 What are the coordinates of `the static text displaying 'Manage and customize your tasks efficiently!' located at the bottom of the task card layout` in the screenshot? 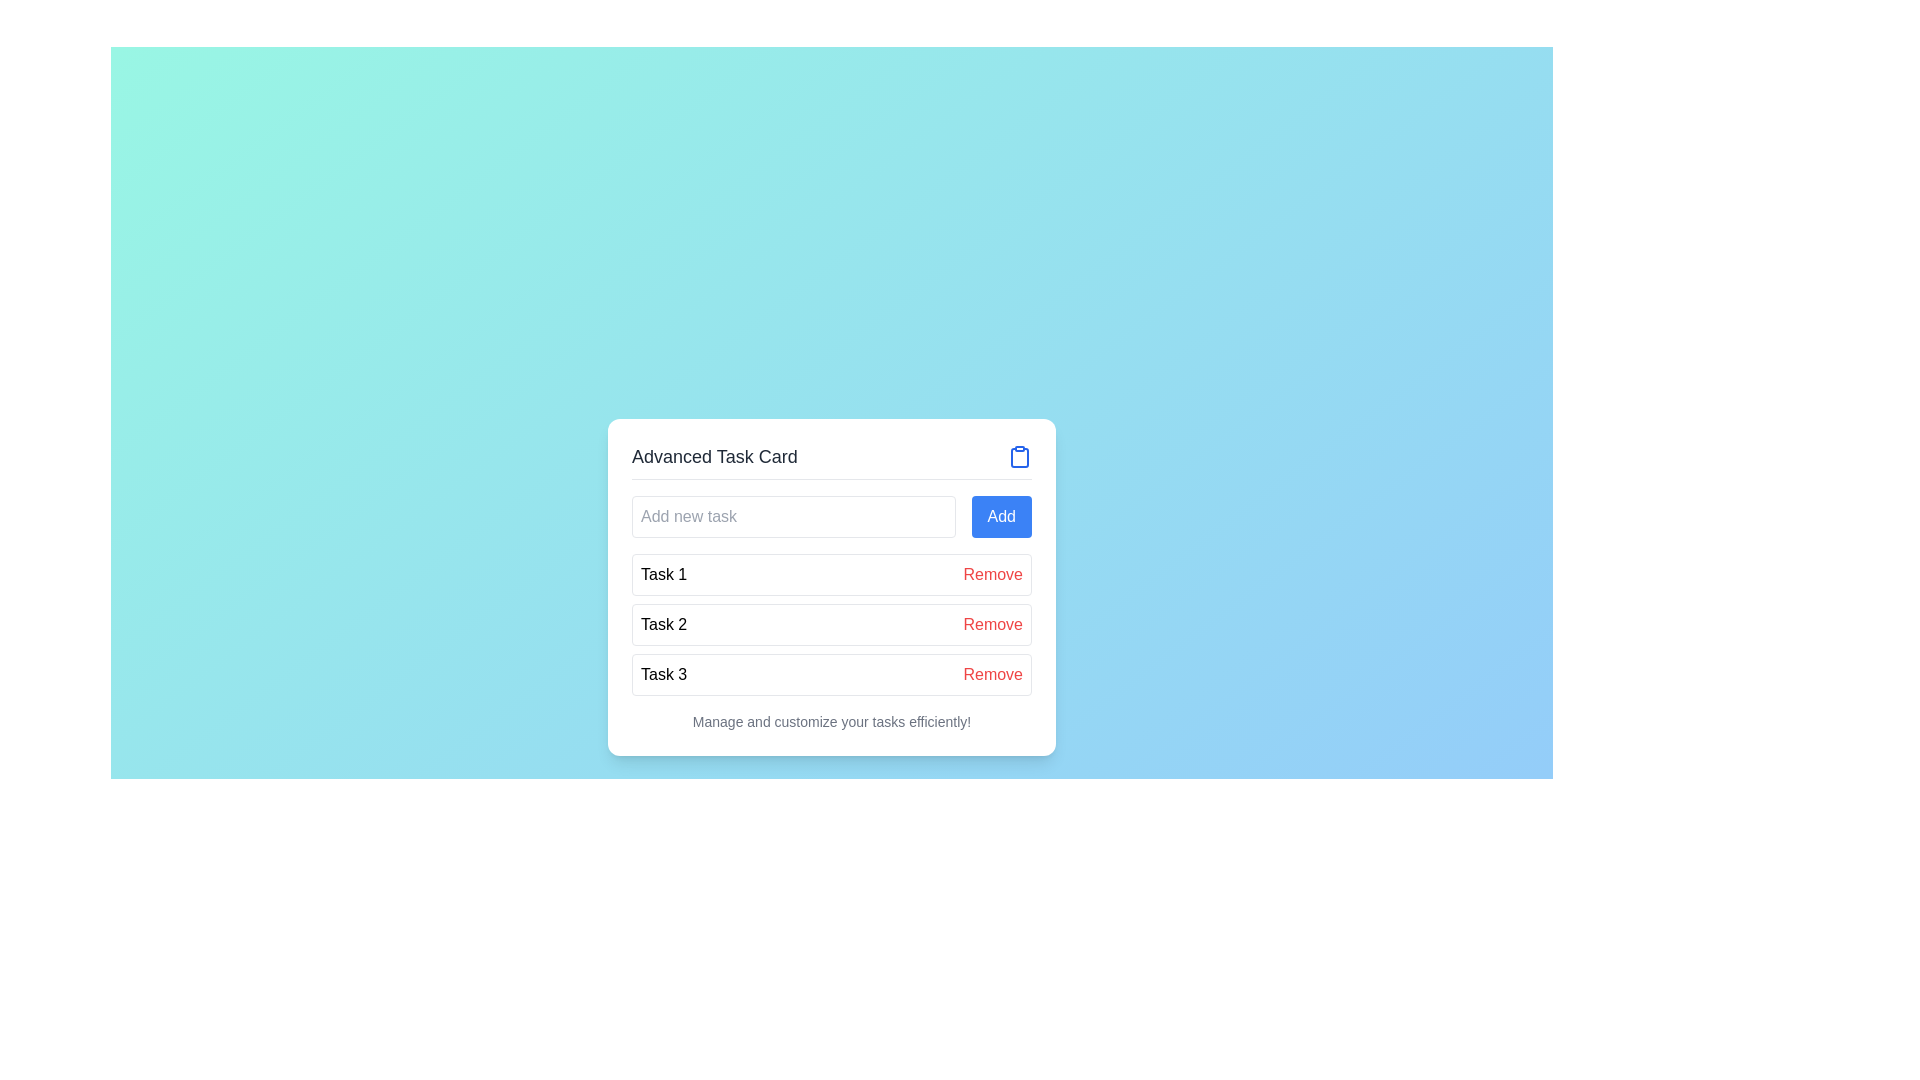 It's located at (831, 721).